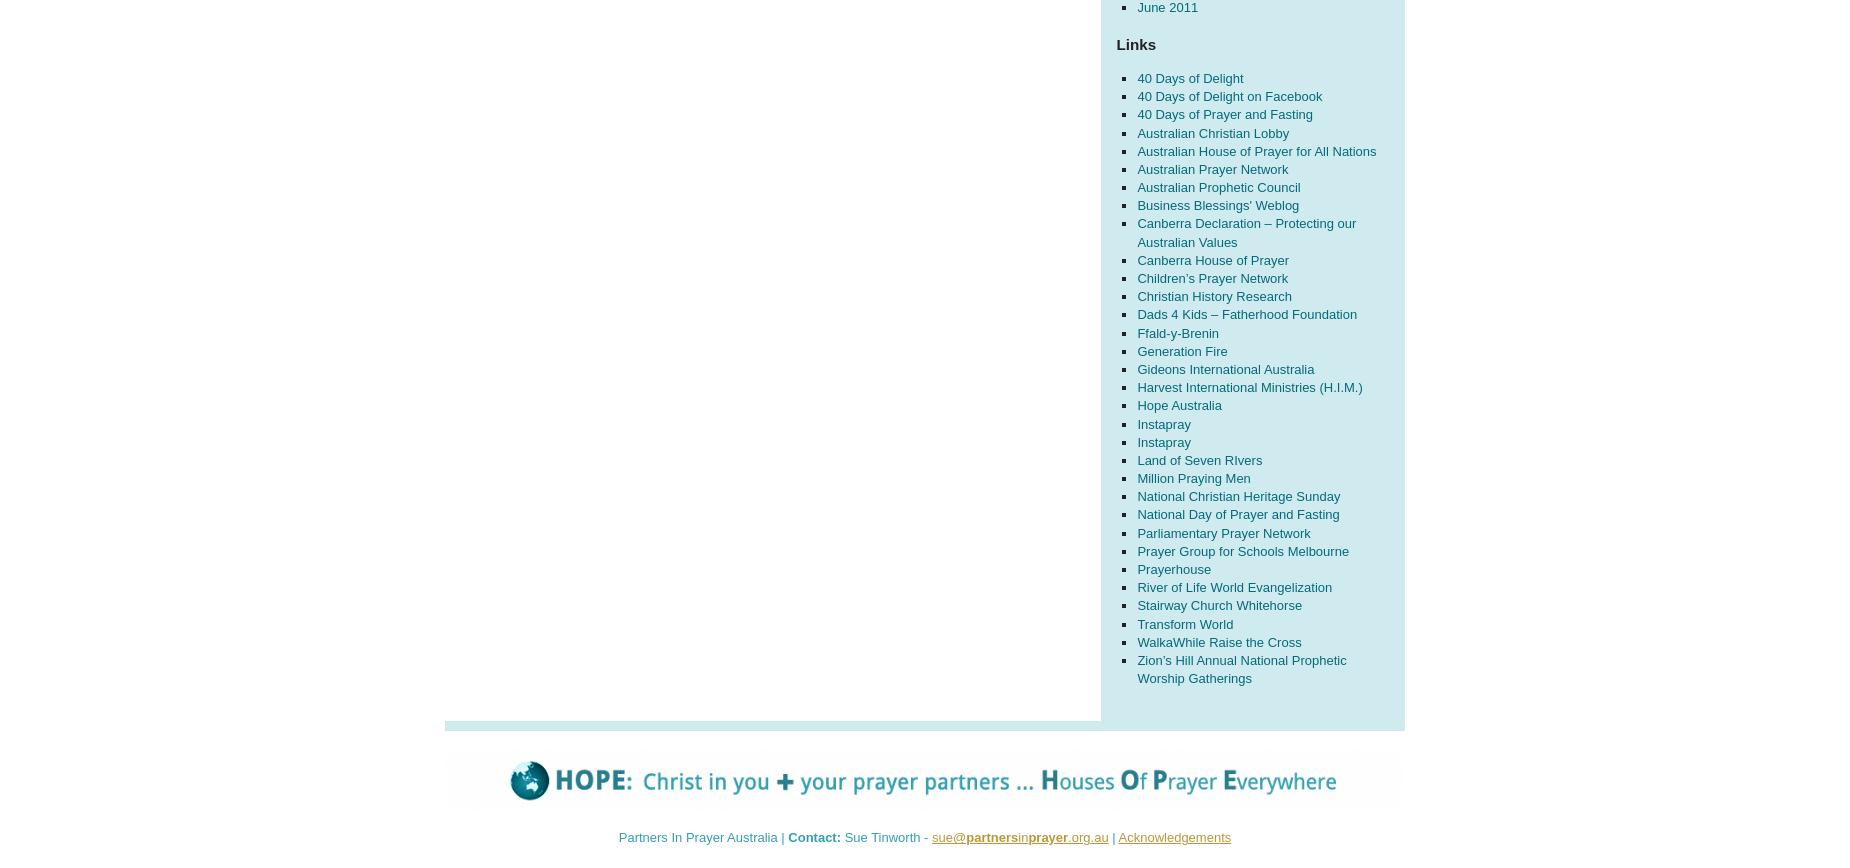  Describe the element at coordinates (1047, 837) in the screenshot. I see `'prayer'` at that location.